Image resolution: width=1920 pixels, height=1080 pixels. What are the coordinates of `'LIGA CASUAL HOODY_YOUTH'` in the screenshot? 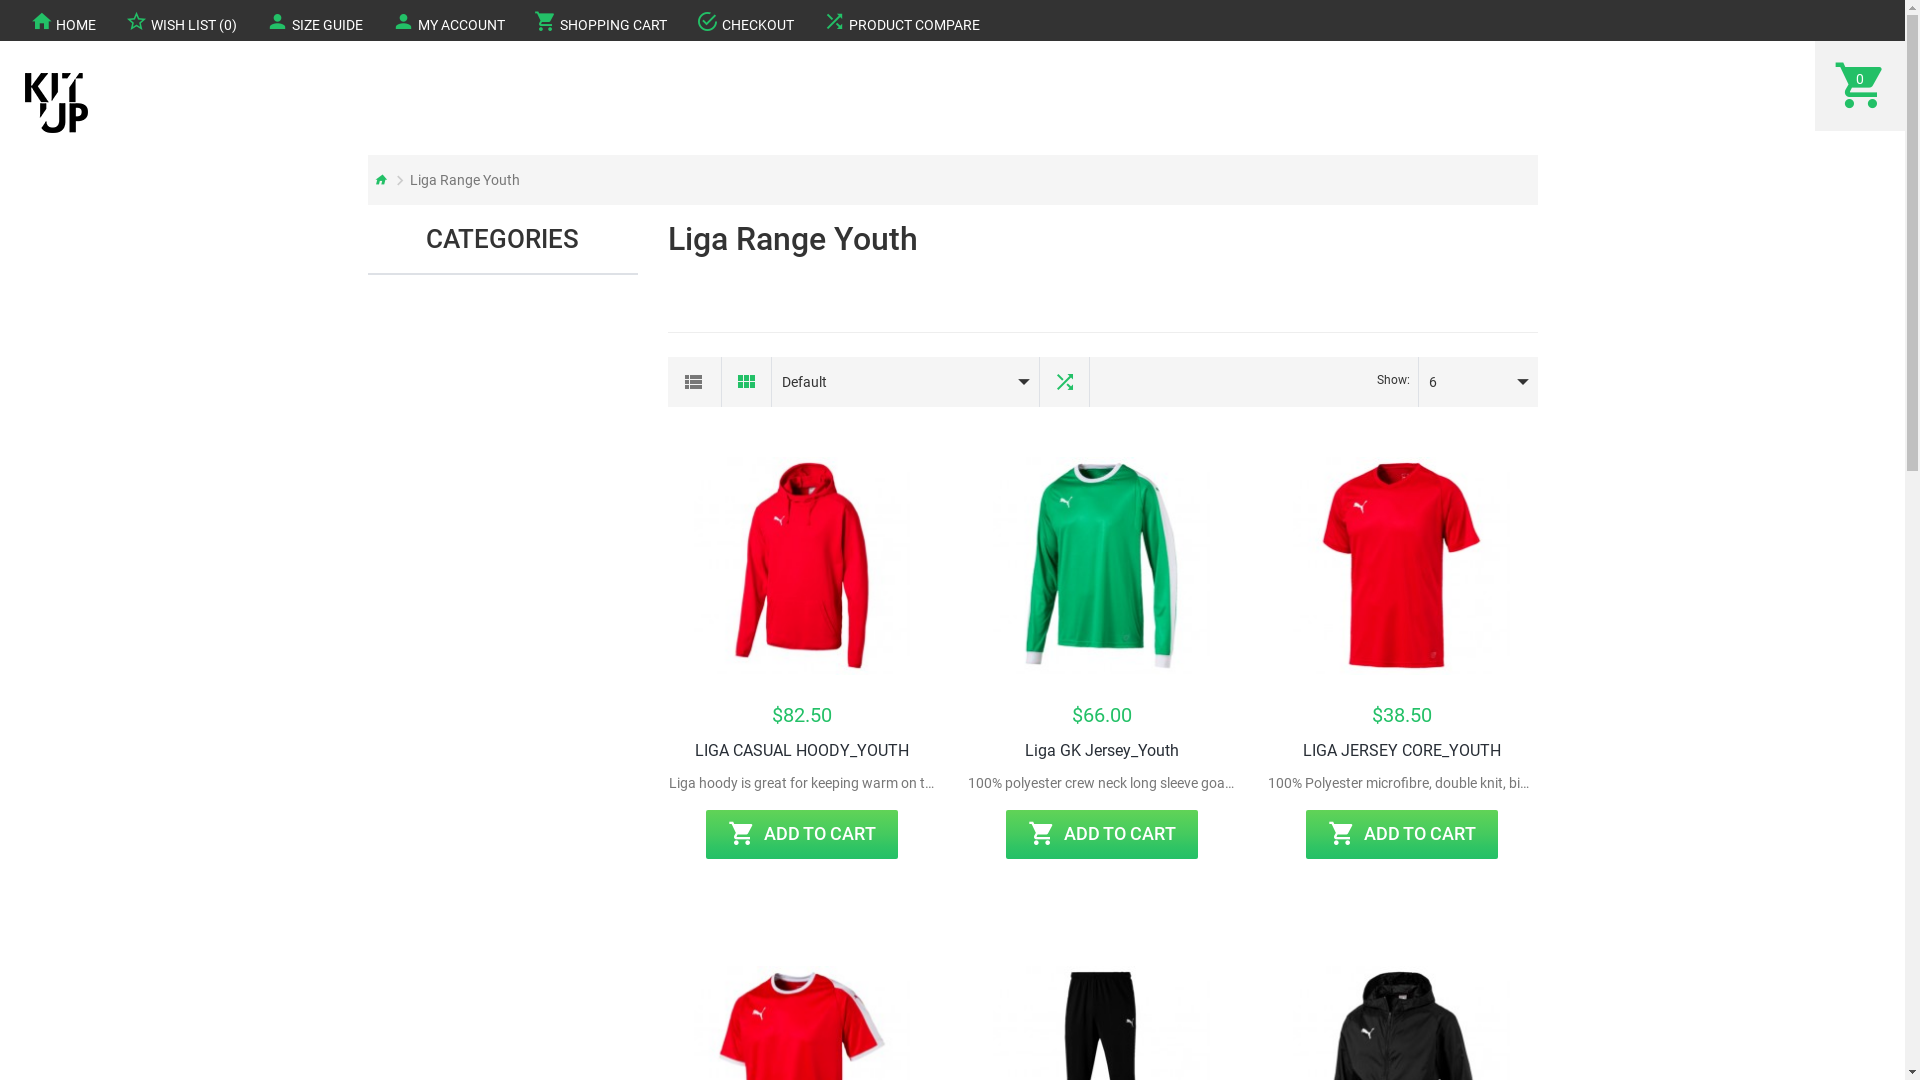 It's located at (801, 751).